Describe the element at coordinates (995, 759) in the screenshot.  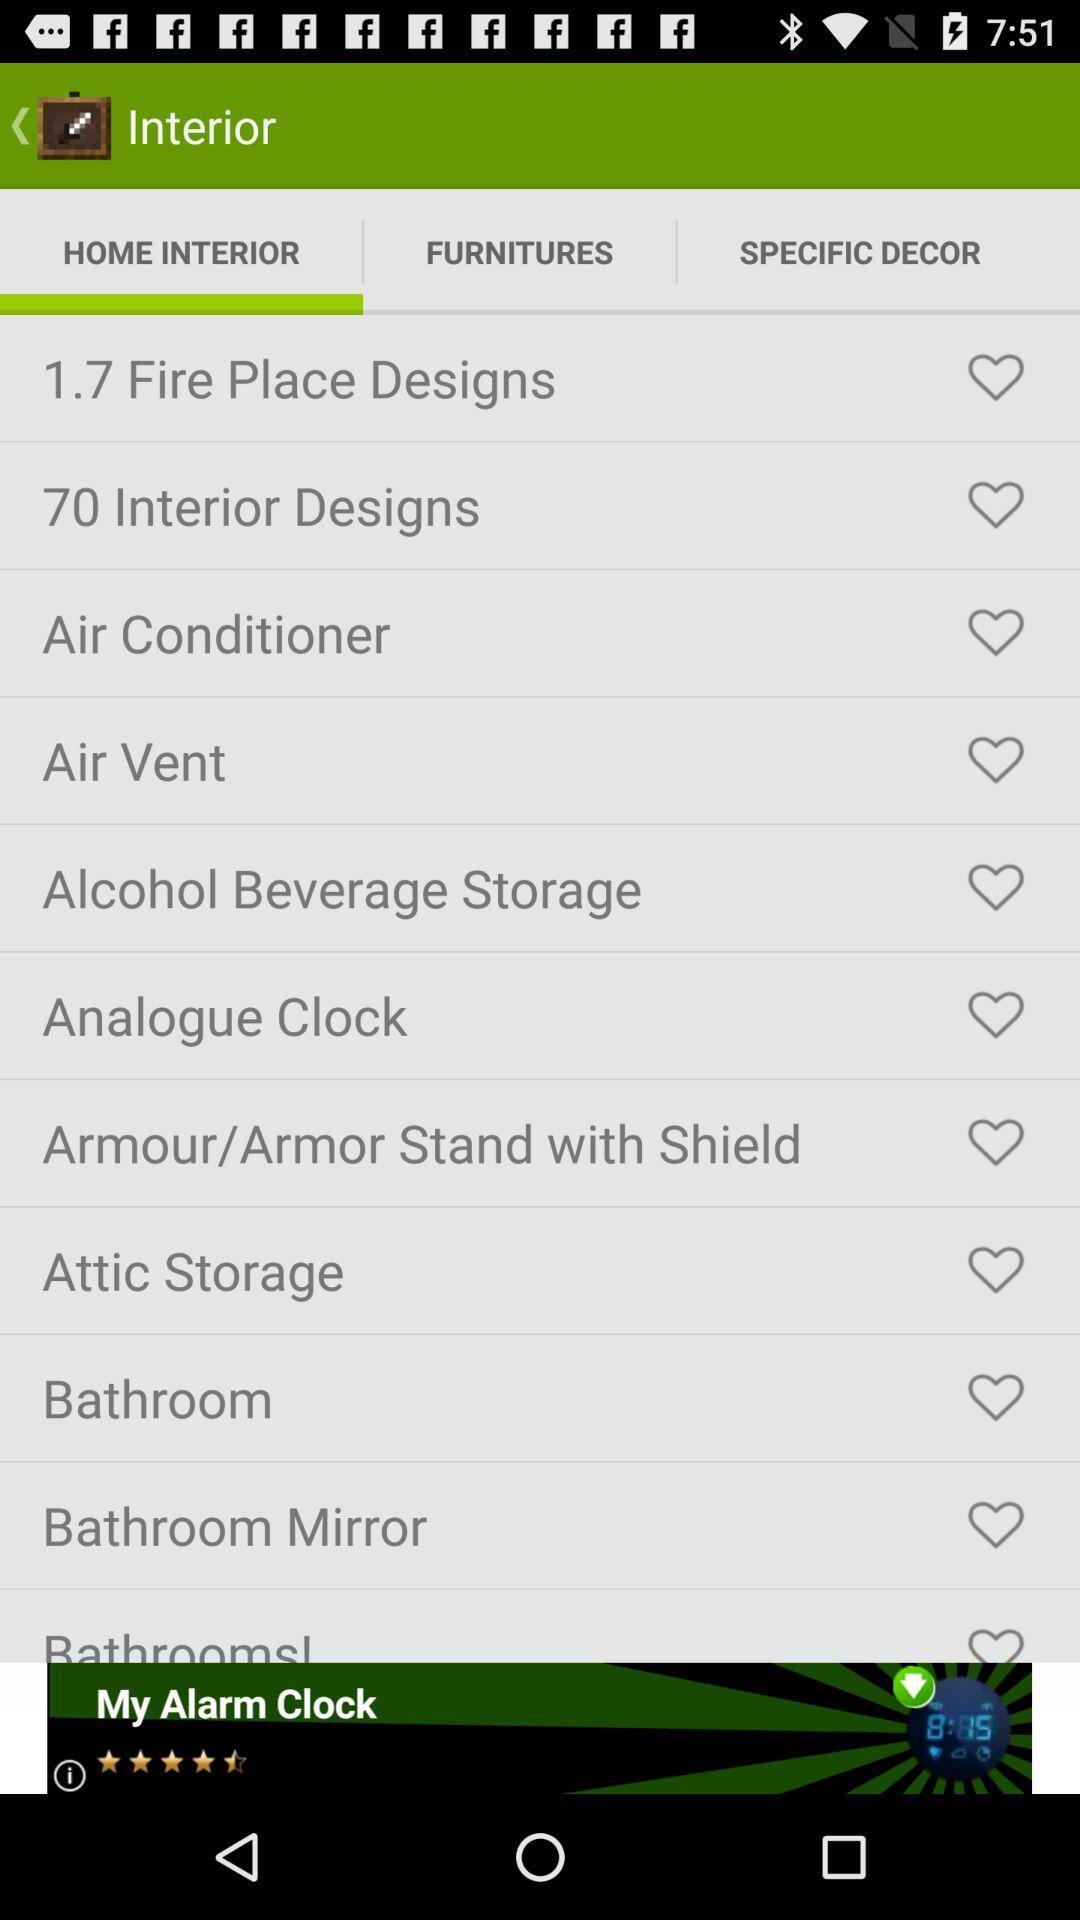
I see `favorite` at that location.